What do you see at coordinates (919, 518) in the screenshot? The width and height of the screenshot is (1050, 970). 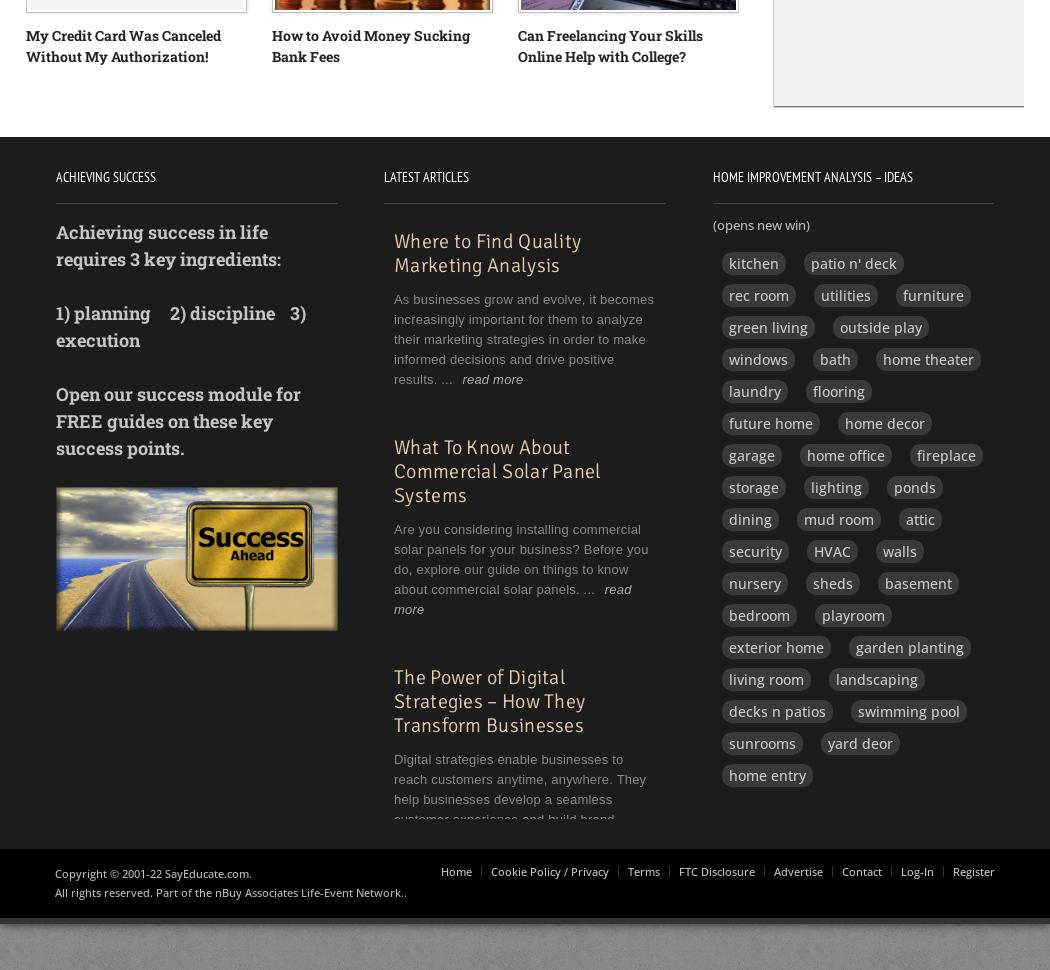 I see `'attic'` at bounding box center [919, 518].